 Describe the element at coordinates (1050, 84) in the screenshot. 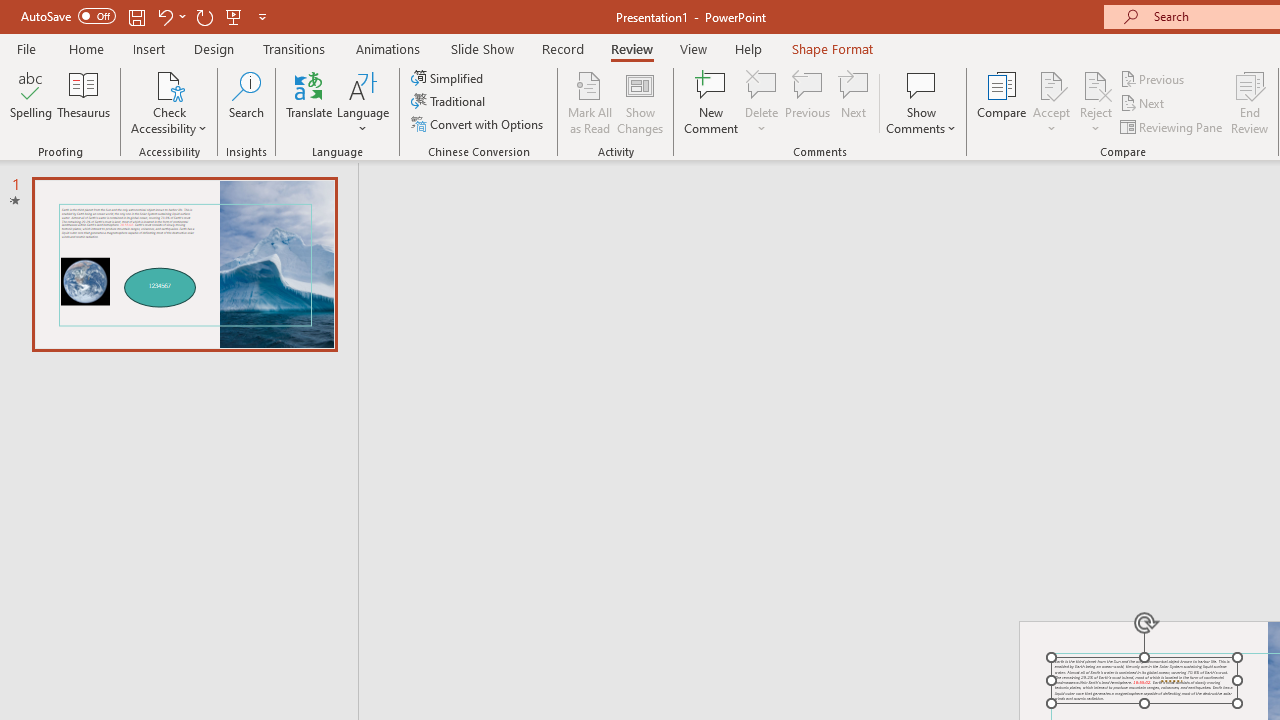

I see `'Accept Change'` at that location.